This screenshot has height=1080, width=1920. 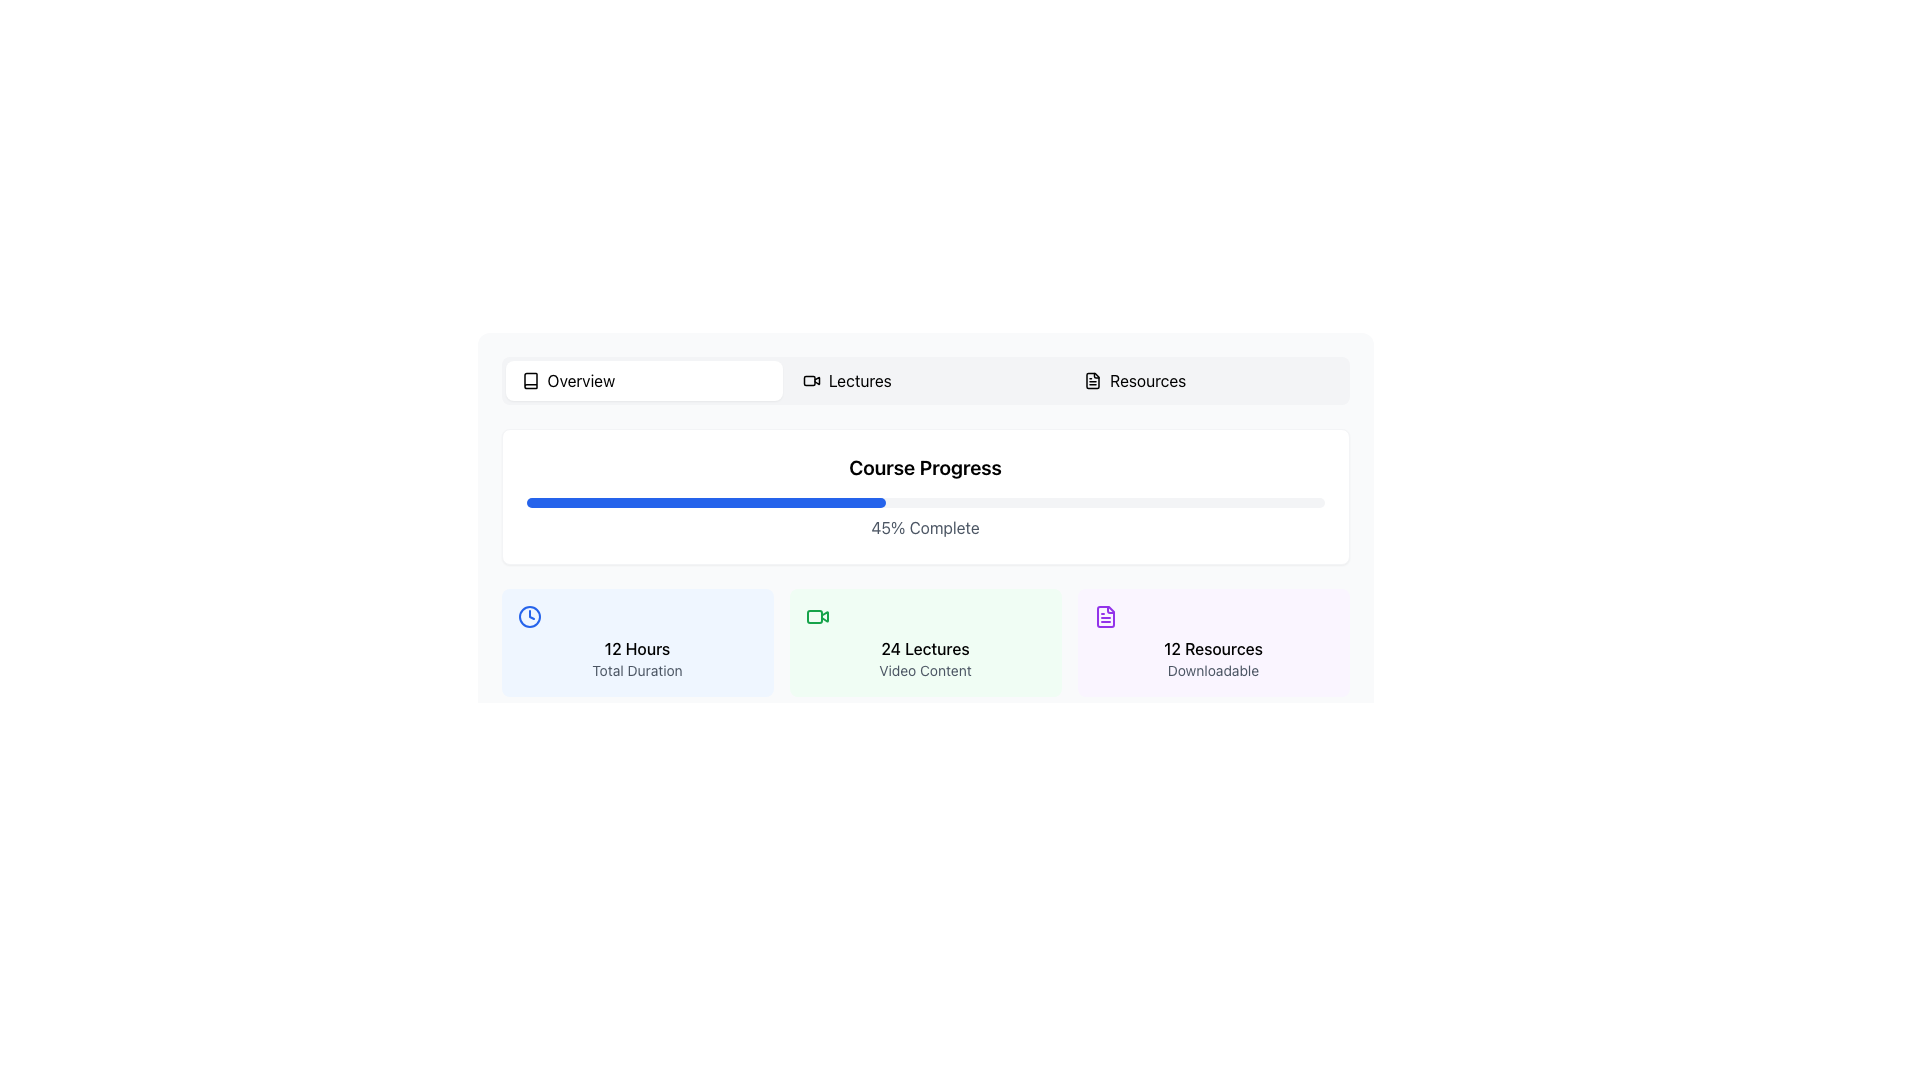 What do you see at coordinates (817, 616) in the screenshot?
I see `the green video icon with rounded corners located above the '24 Lectures' title and 'Video Content' subtitle within the green-shaded rectangular card` at bounding box center [817, 616].